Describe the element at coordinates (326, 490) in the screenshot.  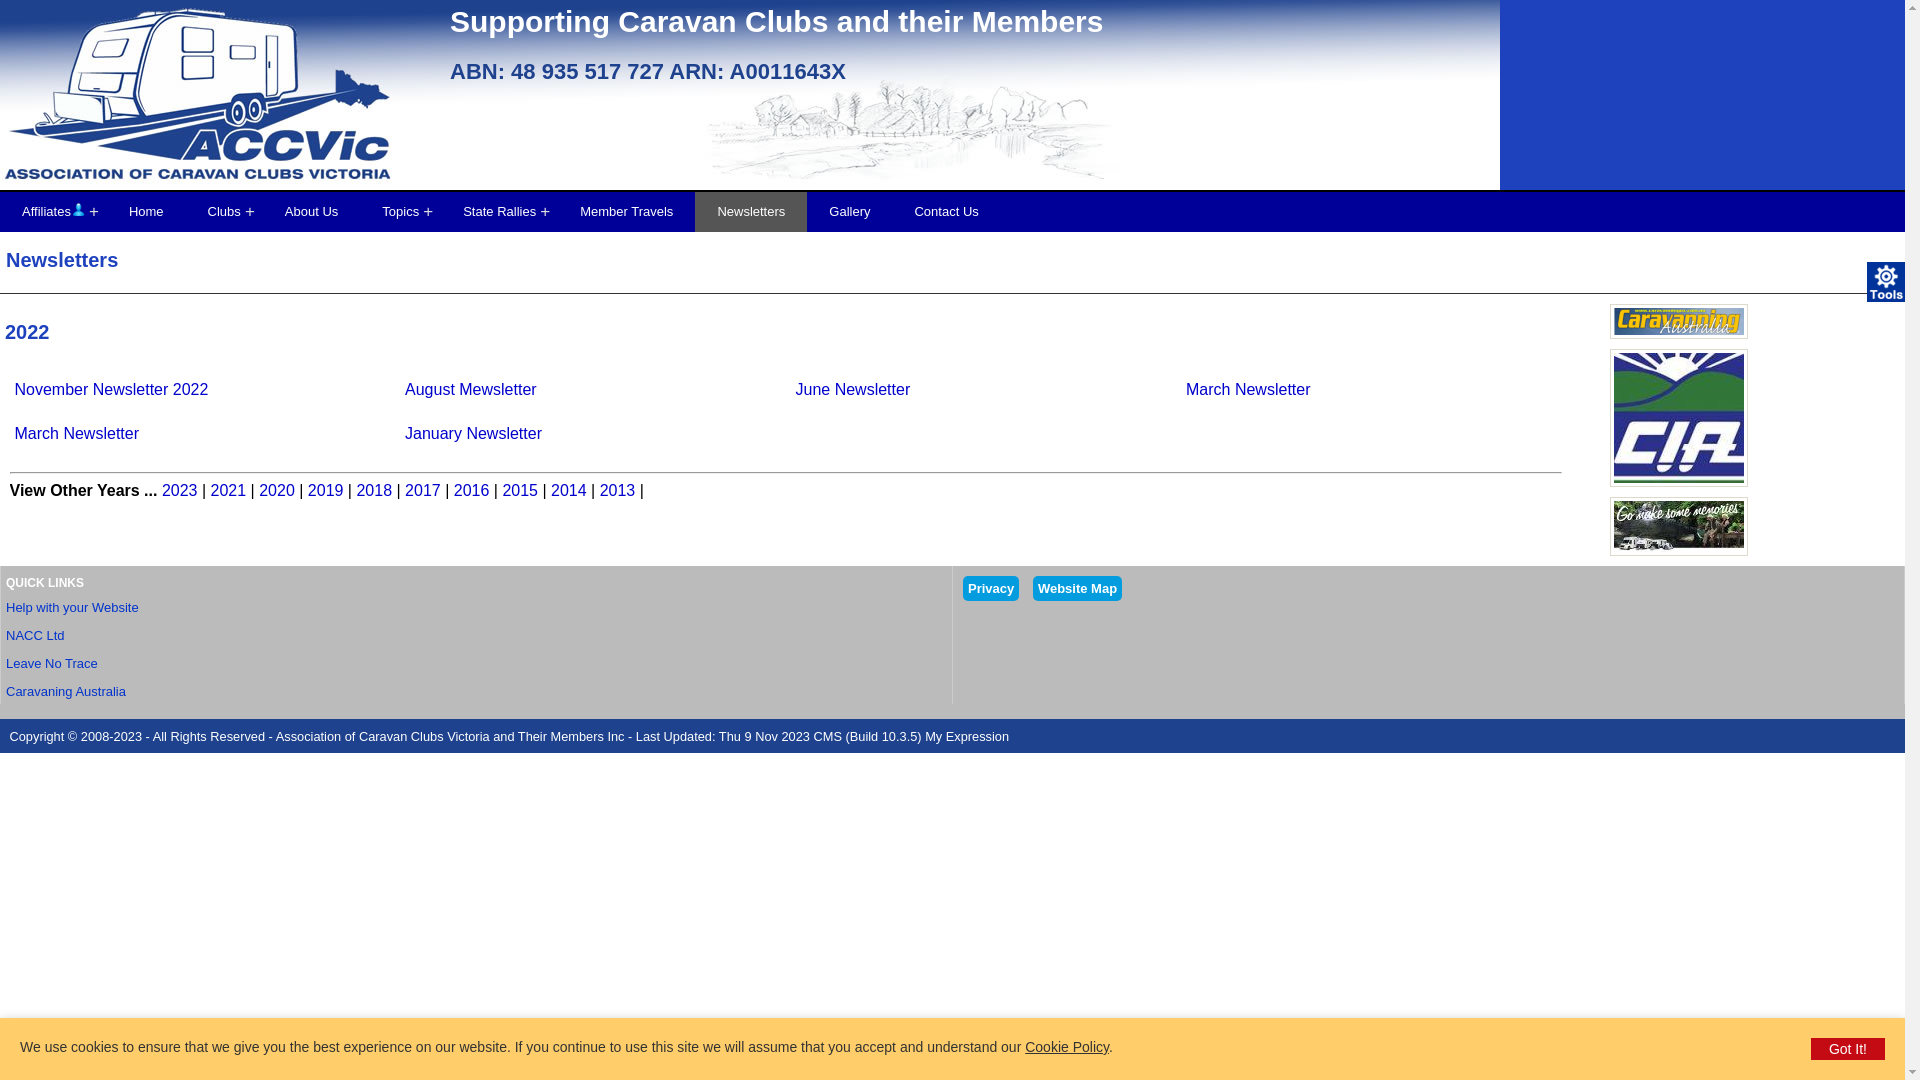
I see `'2019'` at that location.